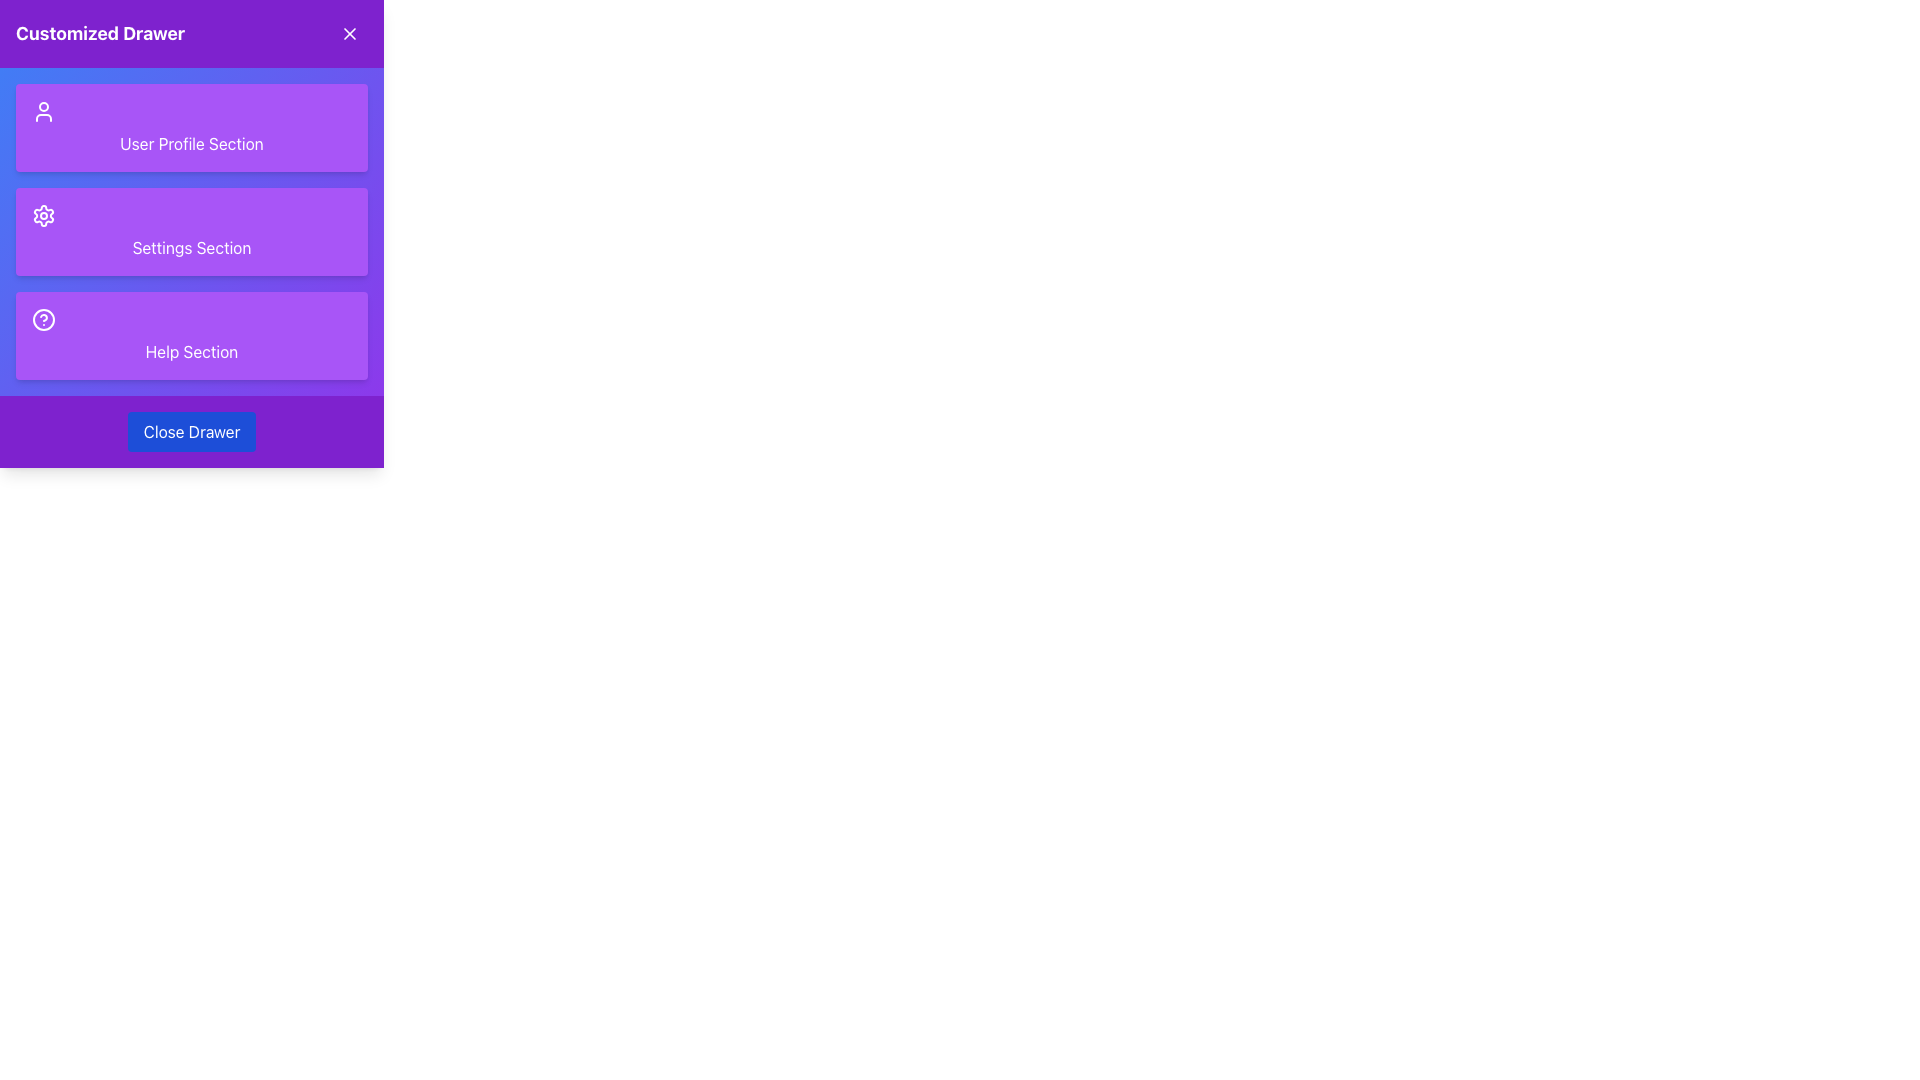 The image size is (1920, 1080). Describe the element at coordinates (192, 142) in the screenshot. I see `text from the Text Label stating 'User Profile Section' which is displayed in white font on a purple background, located below the user icon and above the 'Settings Section' button` at that location.